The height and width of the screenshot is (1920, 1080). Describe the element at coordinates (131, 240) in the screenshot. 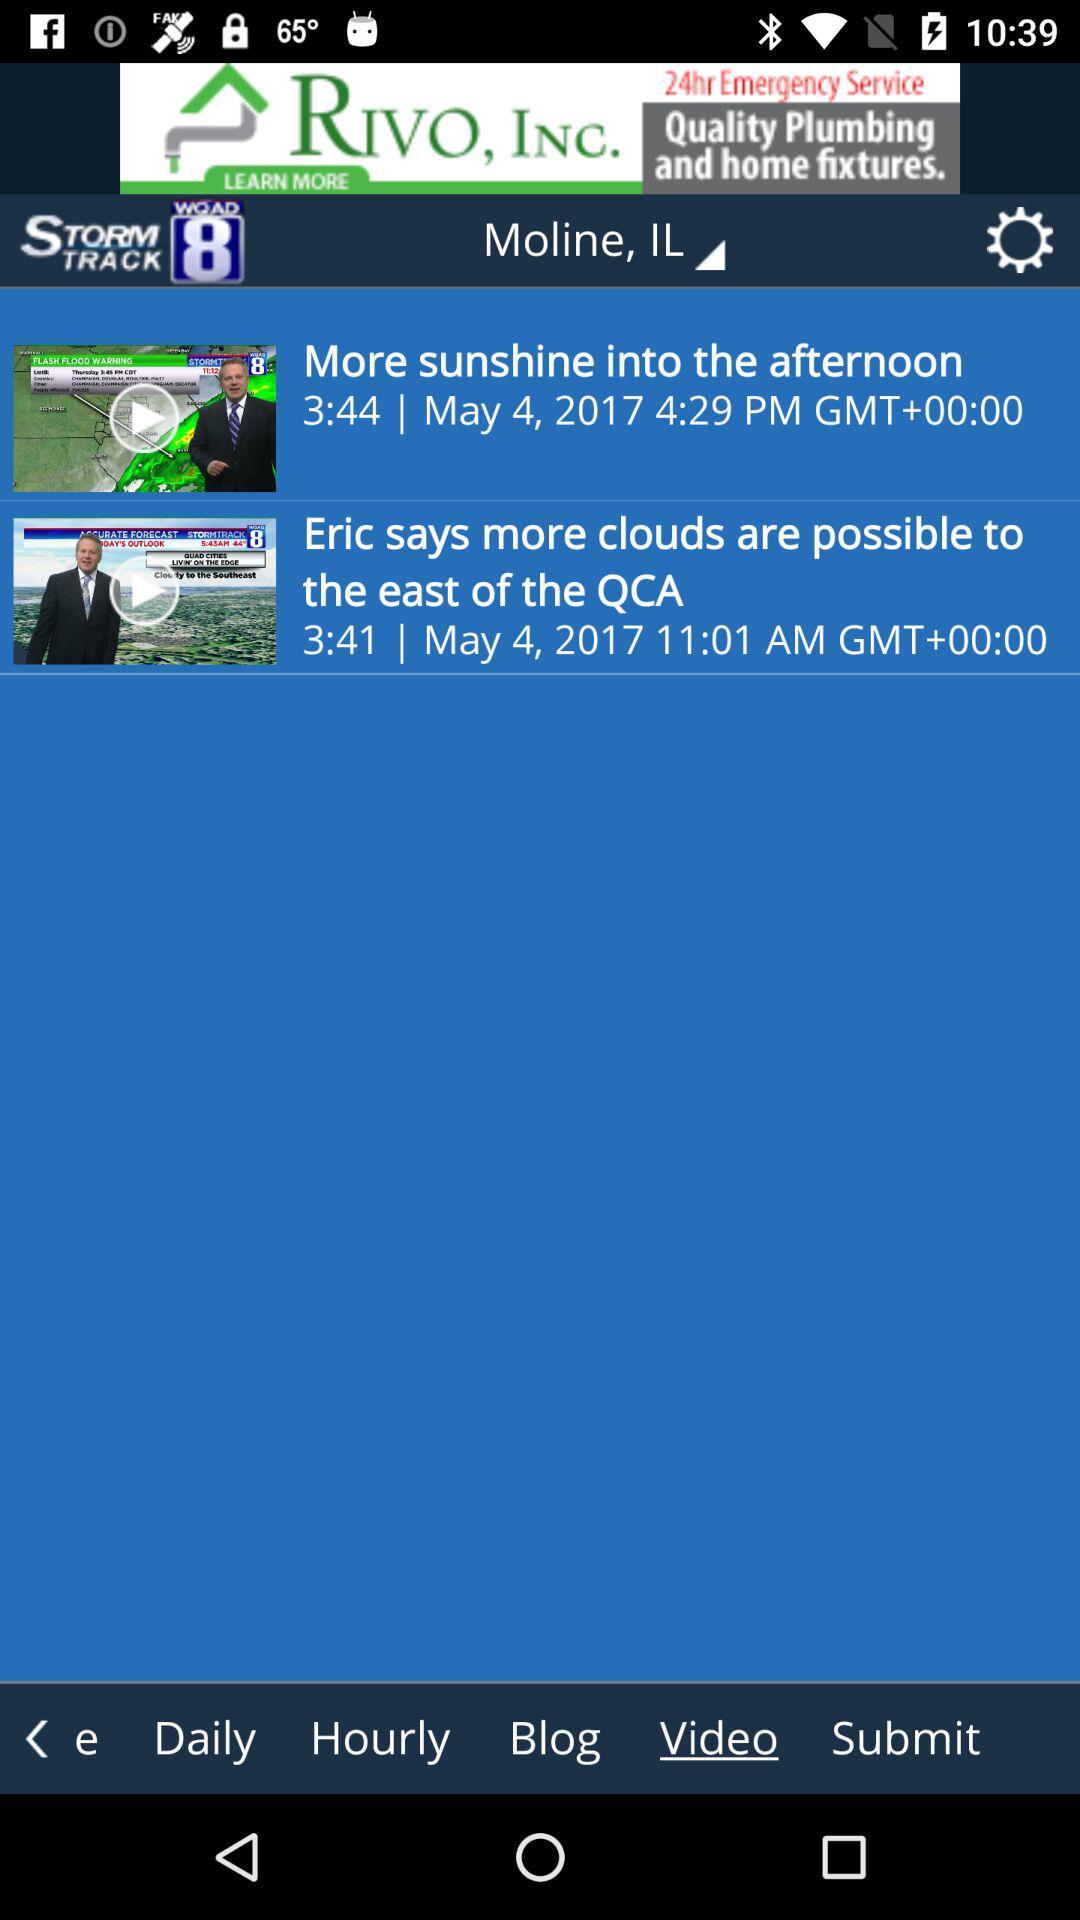

I see `item to the left of the moline, il icon` at that location.